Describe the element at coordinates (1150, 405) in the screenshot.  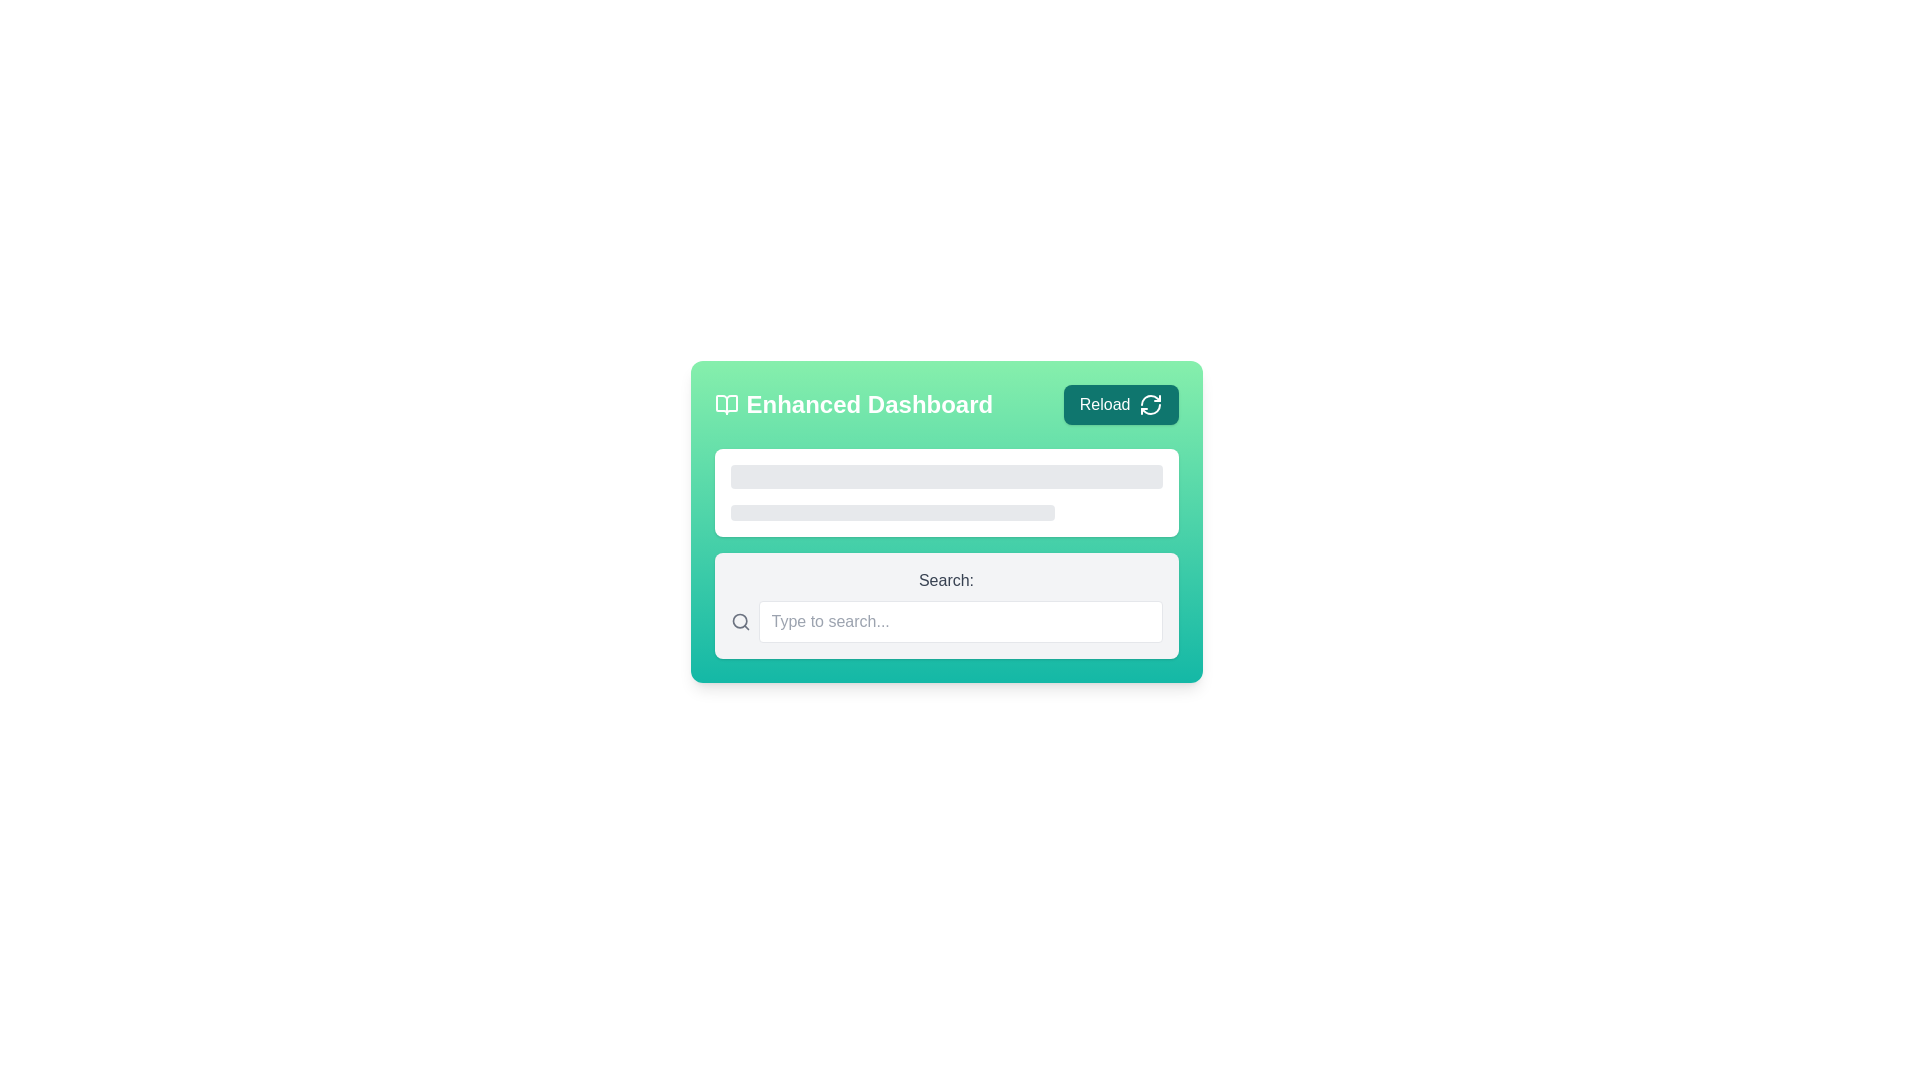
I see `the refresh icon within the 'Reload' button, which has a teal background and is located in the top-right corner of the application interface` at that location.